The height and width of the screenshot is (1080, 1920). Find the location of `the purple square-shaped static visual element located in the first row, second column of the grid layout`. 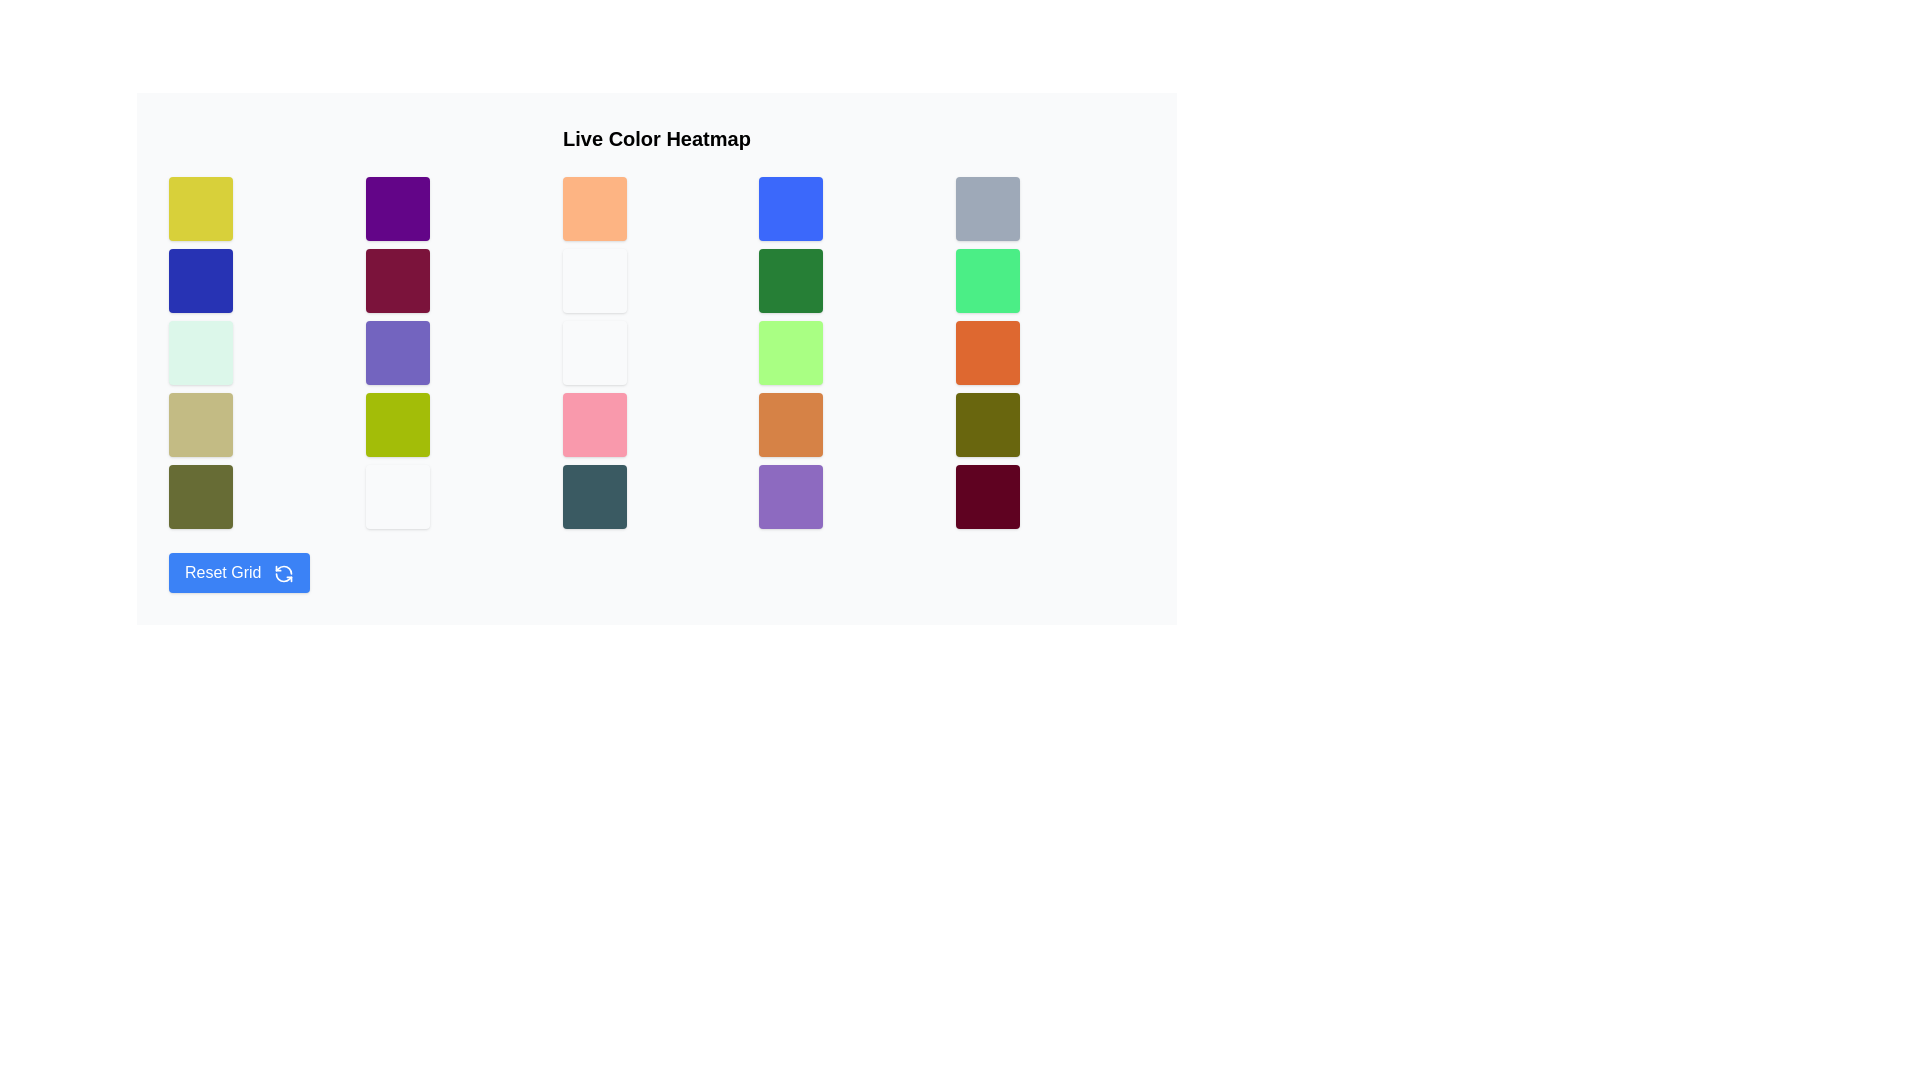

the purple square-shaped static visual element located in the first row, second column of the grid layout is located at coordinates (397, 208).